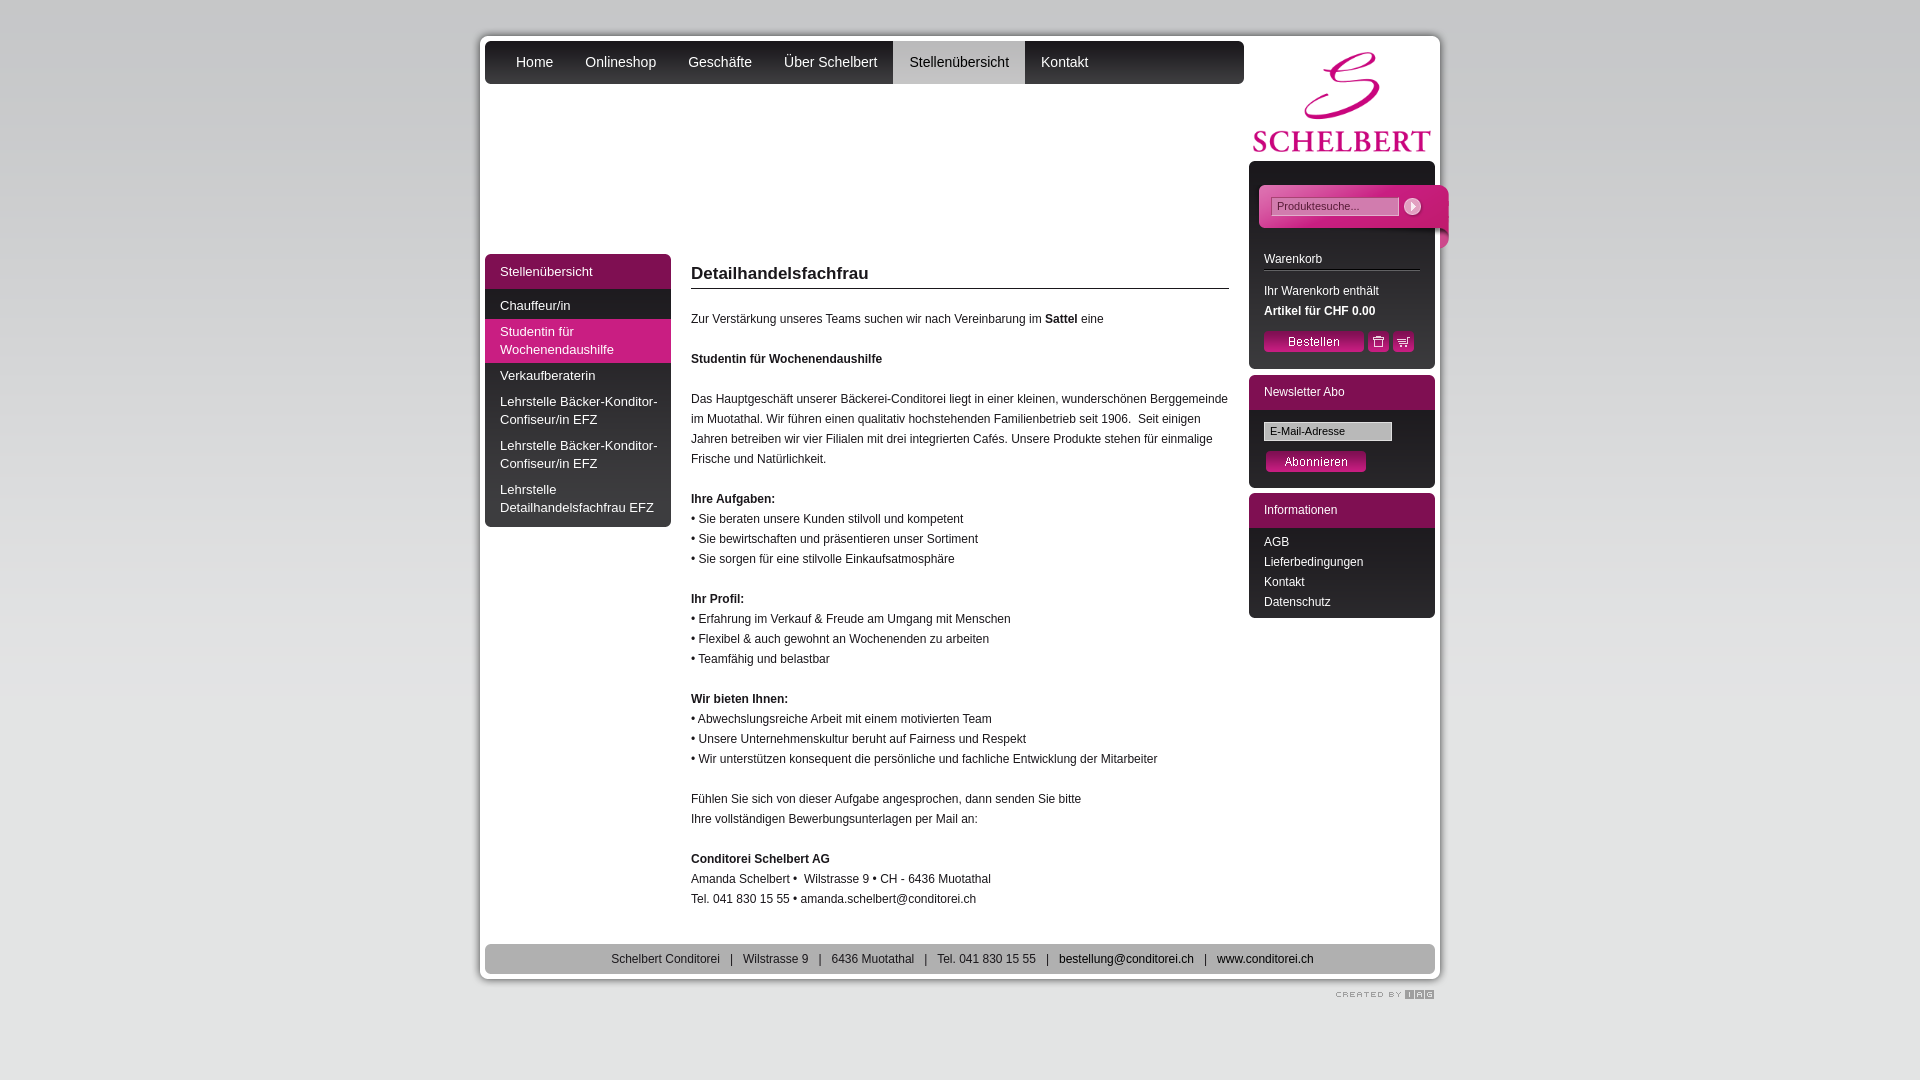  Describe the element at coordinates (1297, 600) in the screenshot. I see `'Datenschutz'` at that location.